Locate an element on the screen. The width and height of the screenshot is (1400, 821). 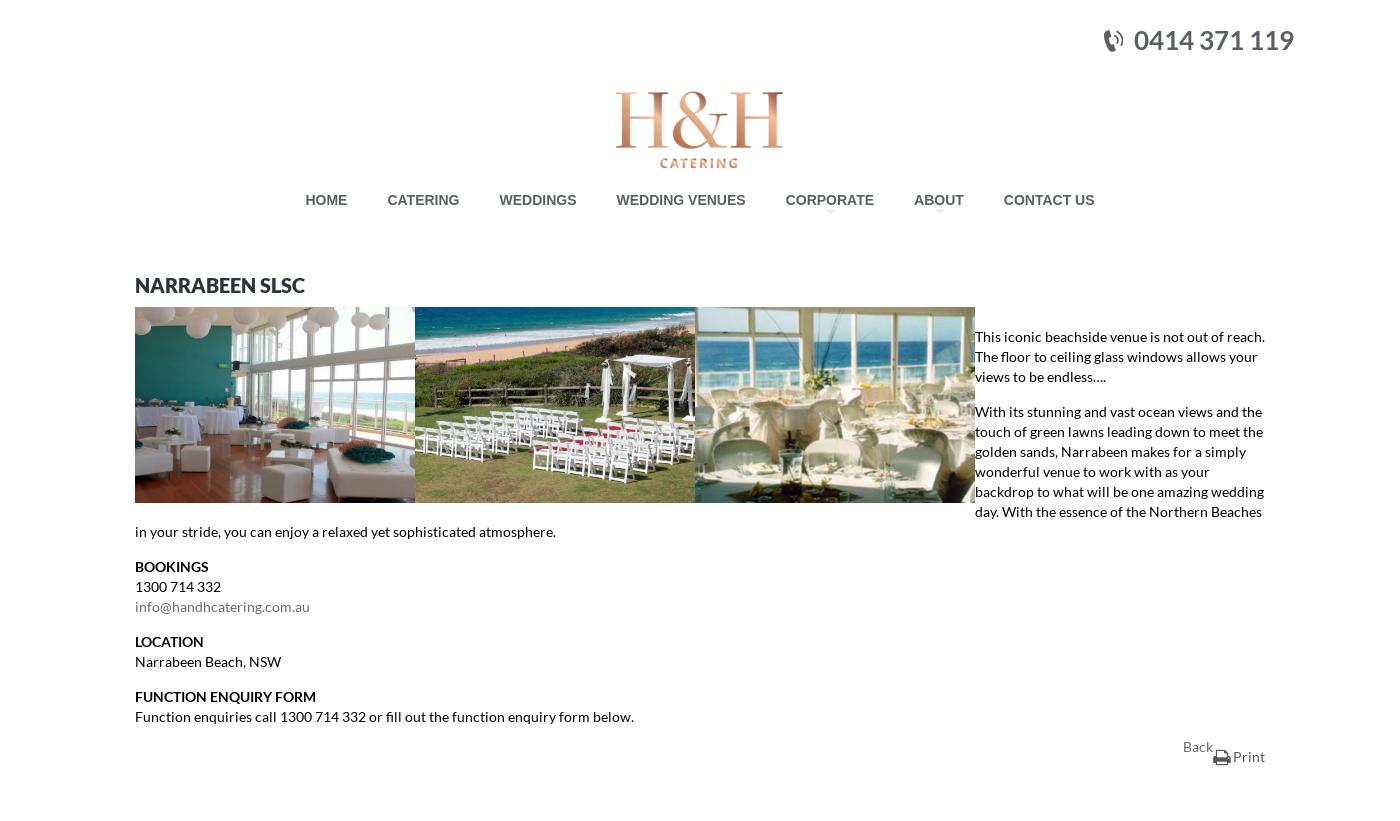
'LOCATION' is located at coordinates (134, 640).